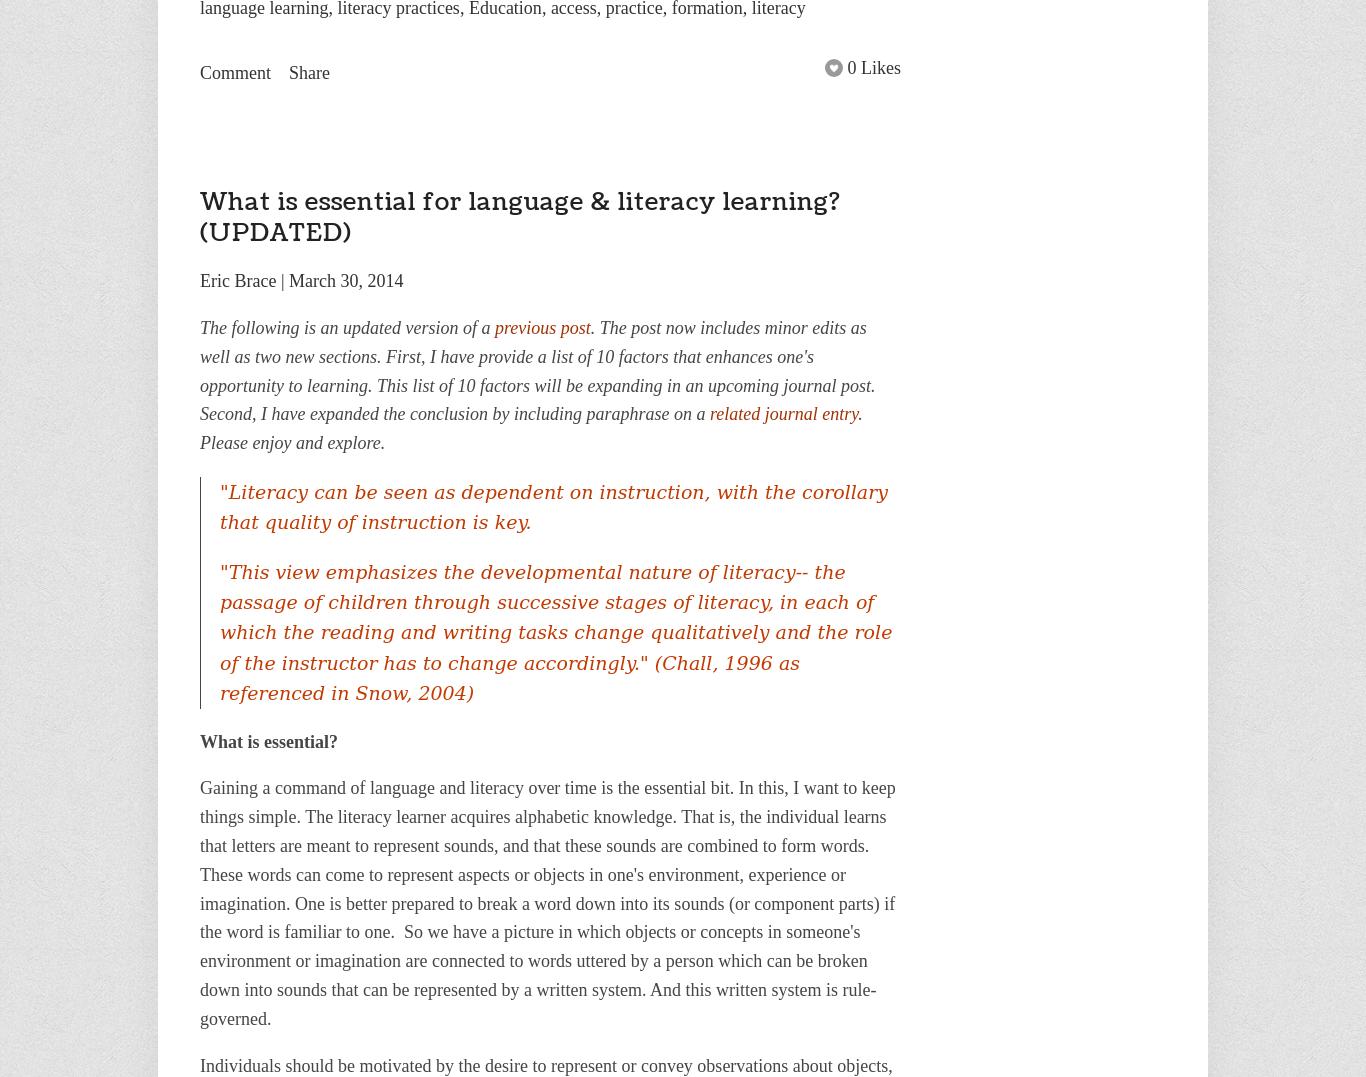  Describe the element at coordinates (553, 505) in the screenshot. I see `'"Literacy can be seen as dependent on instruction, with the corollary that quality of instruction is key.'` at that location.